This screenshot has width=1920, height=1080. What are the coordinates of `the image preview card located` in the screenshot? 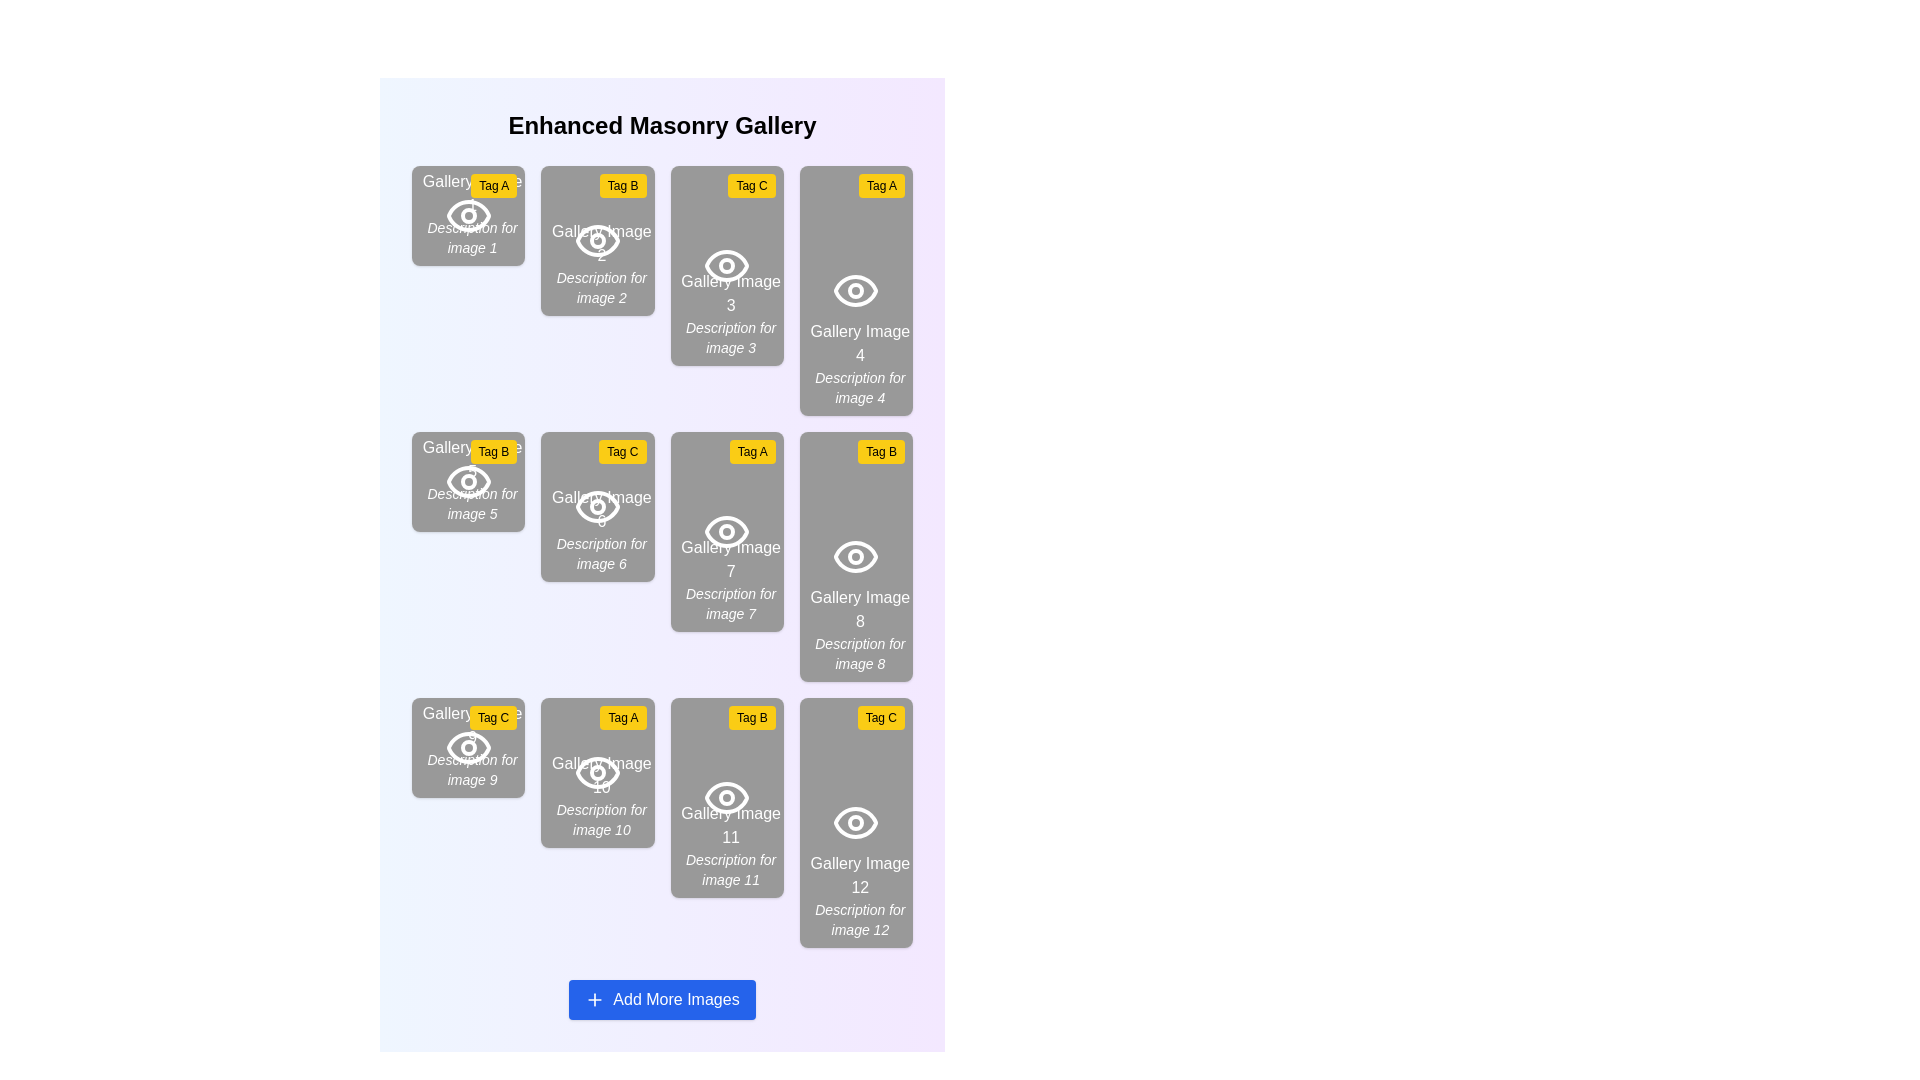 It's located at (856, 290).